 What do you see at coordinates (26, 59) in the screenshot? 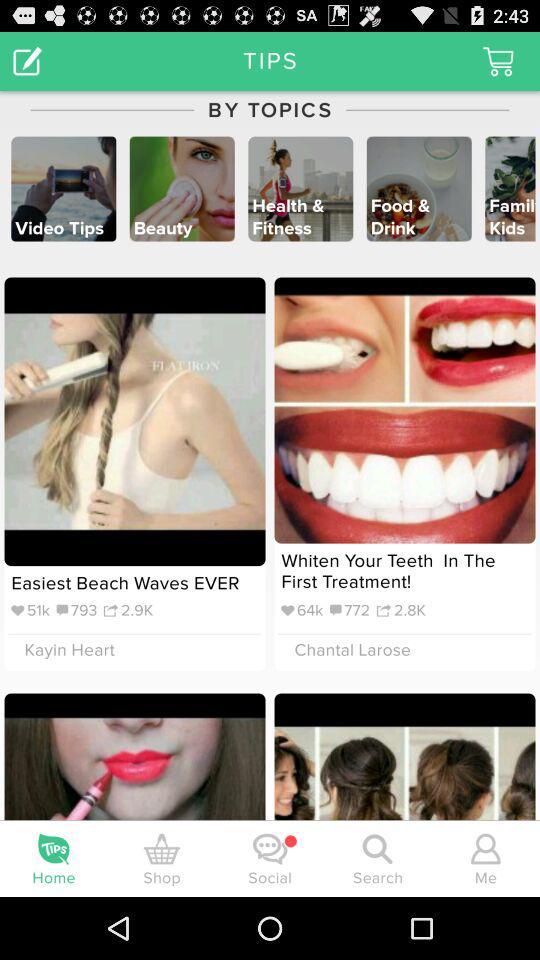
I see `the item next to the by topics item` at bounding box center [26, 59].